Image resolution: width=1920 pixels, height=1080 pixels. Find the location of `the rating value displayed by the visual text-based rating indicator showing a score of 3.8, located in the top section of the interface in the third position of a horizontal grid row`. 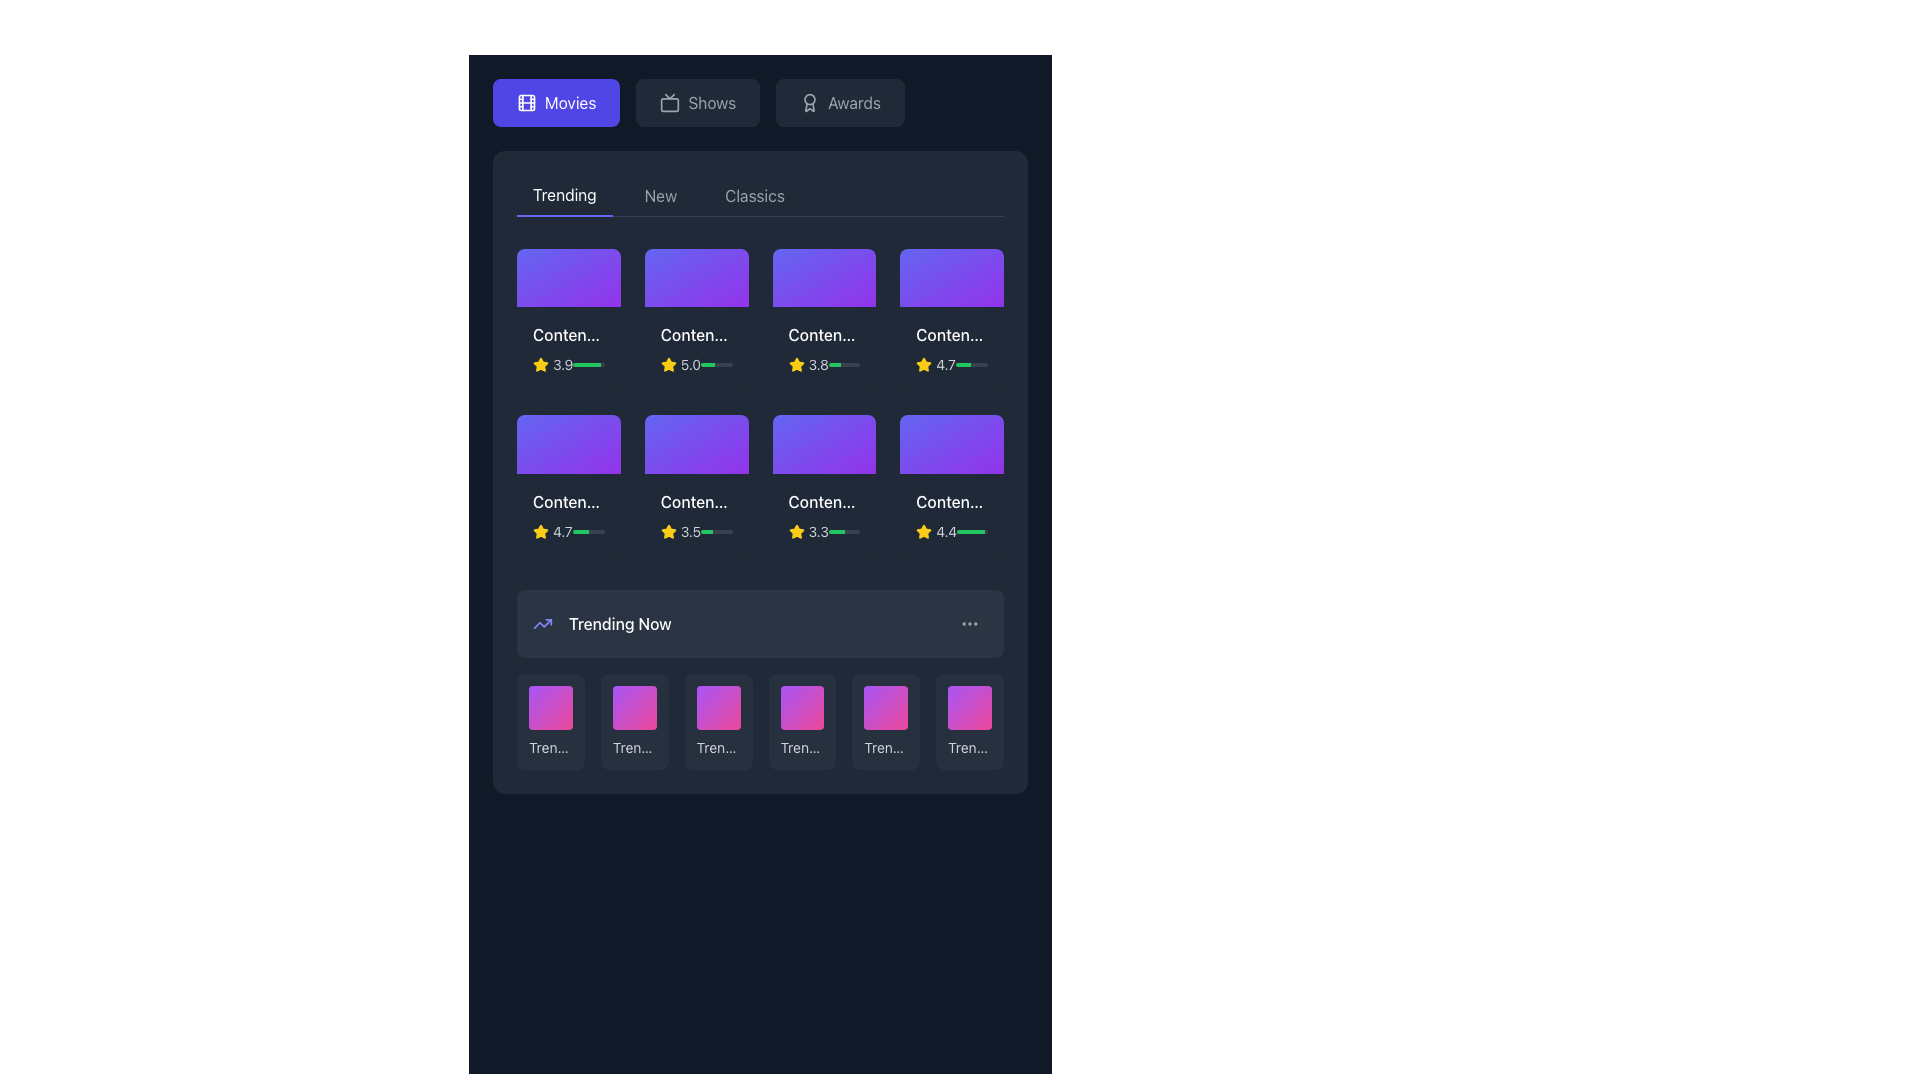

the rating value displayed by the visual text-based rating indicator showing a score of 3.8, located in the top section of the interface in the third position of a horizontal grid row is located at coordinates (808, 365).